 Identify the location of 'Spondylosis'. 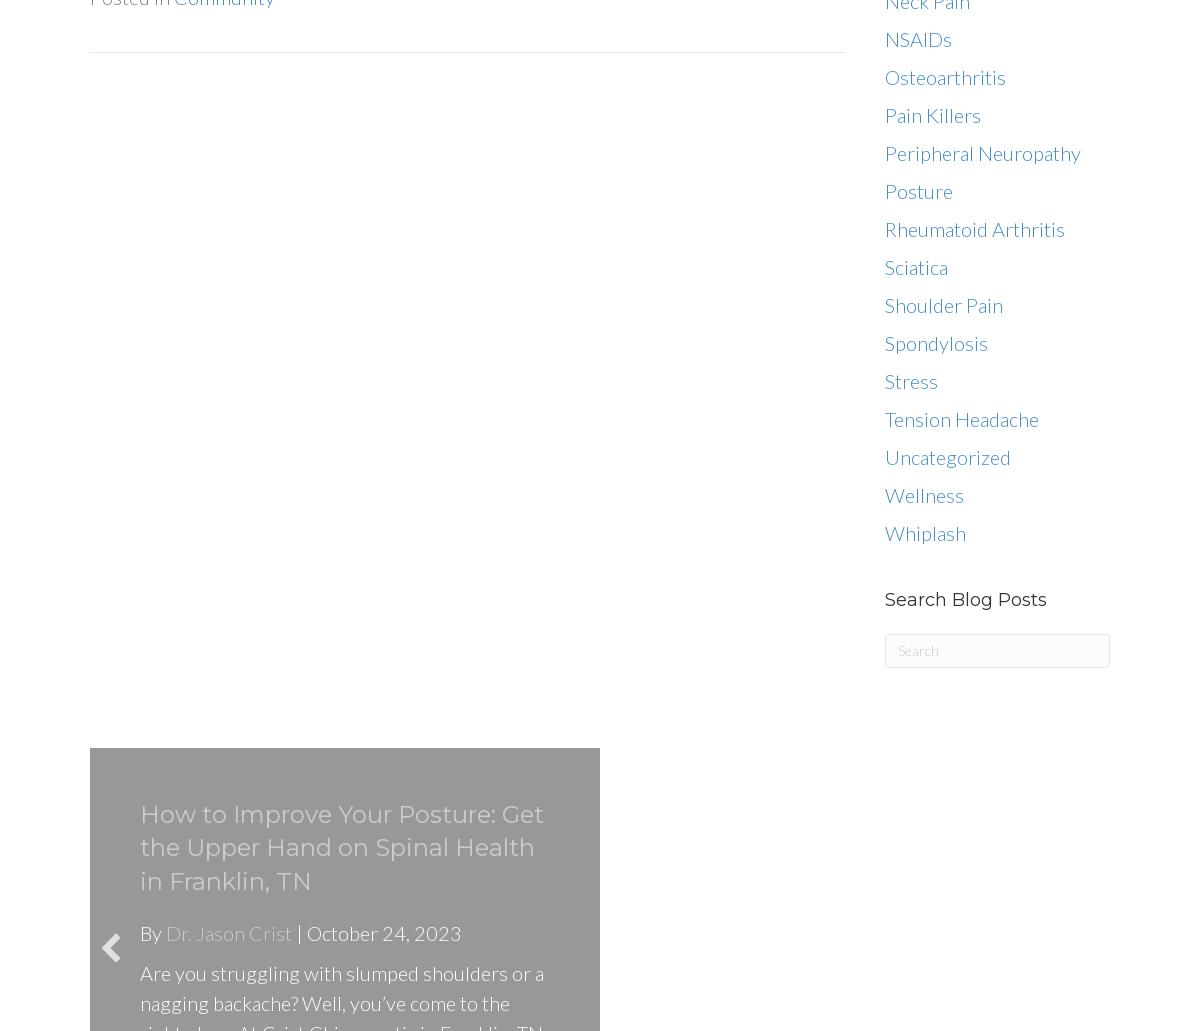
(884, 342).